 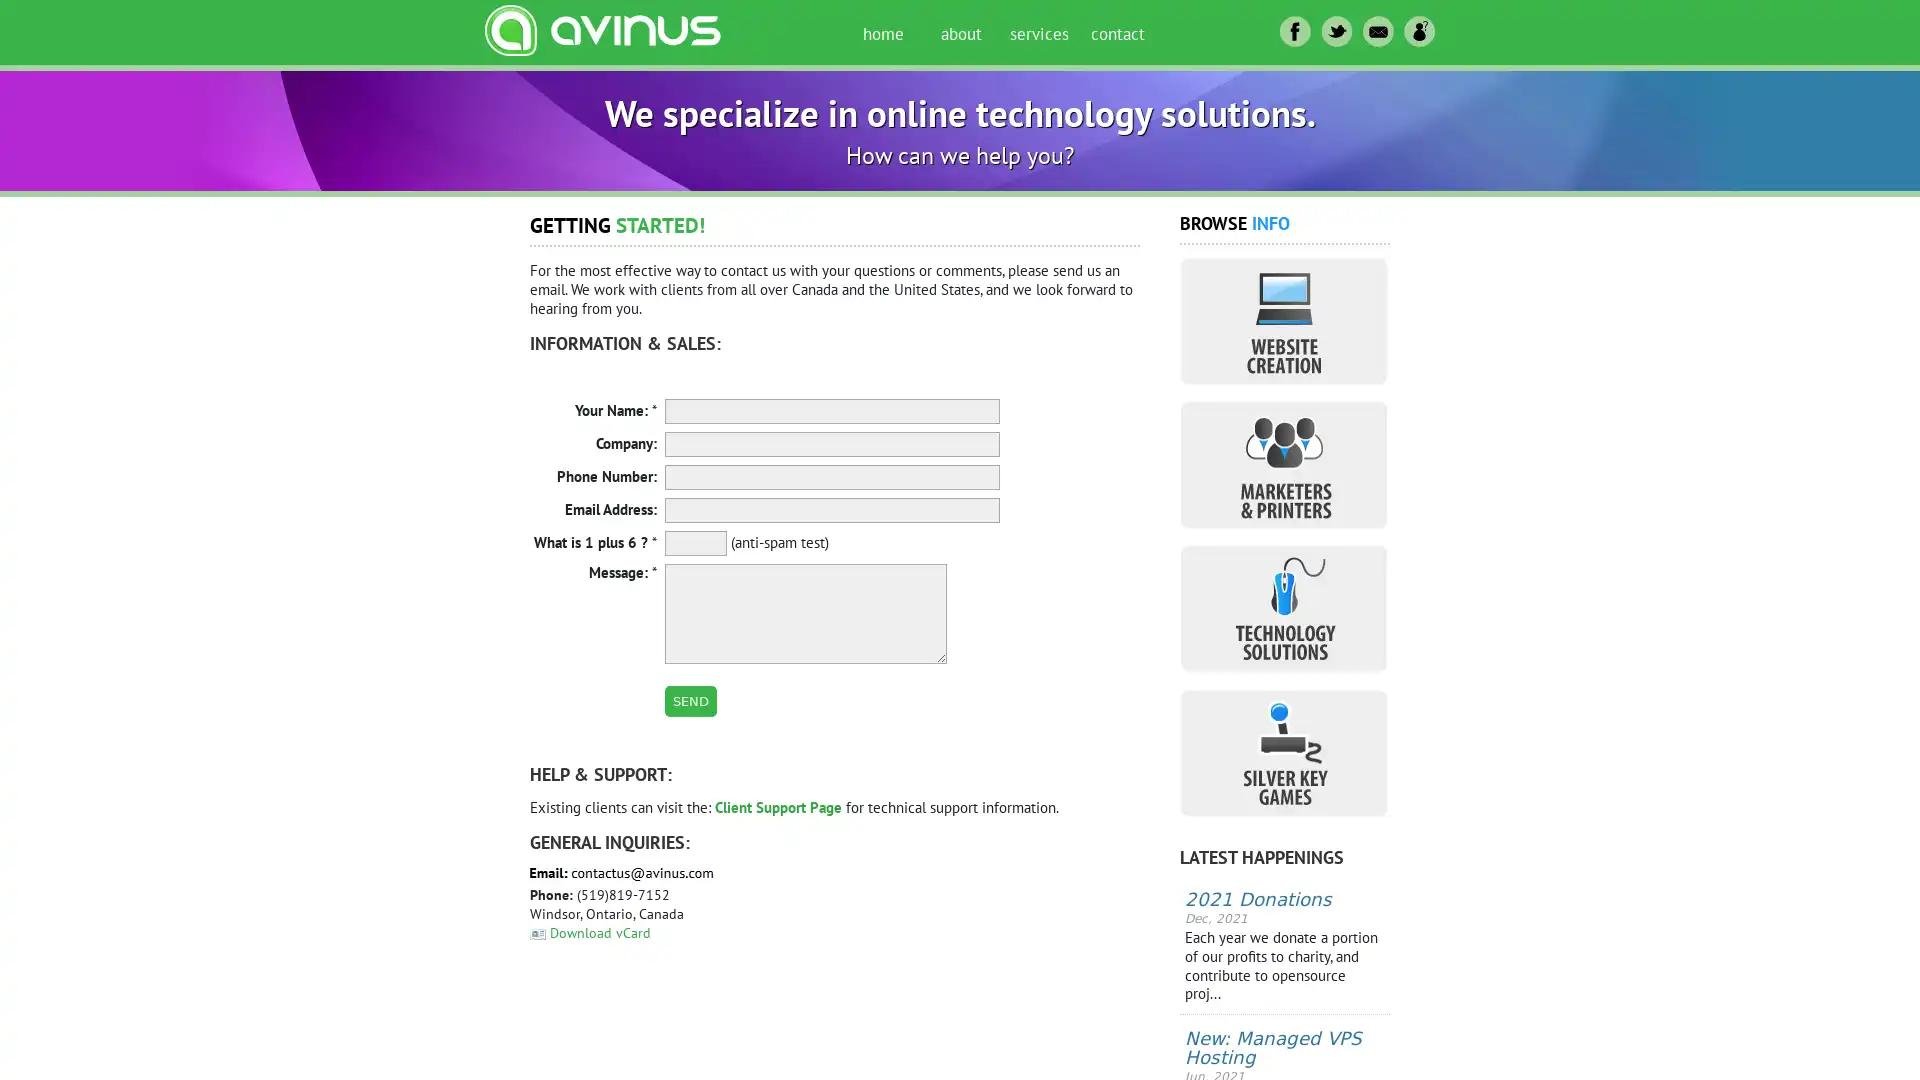 What do you see at coordinates (691, 700) in the screenshot?
I see `Send` at bounding box center [691, 700].